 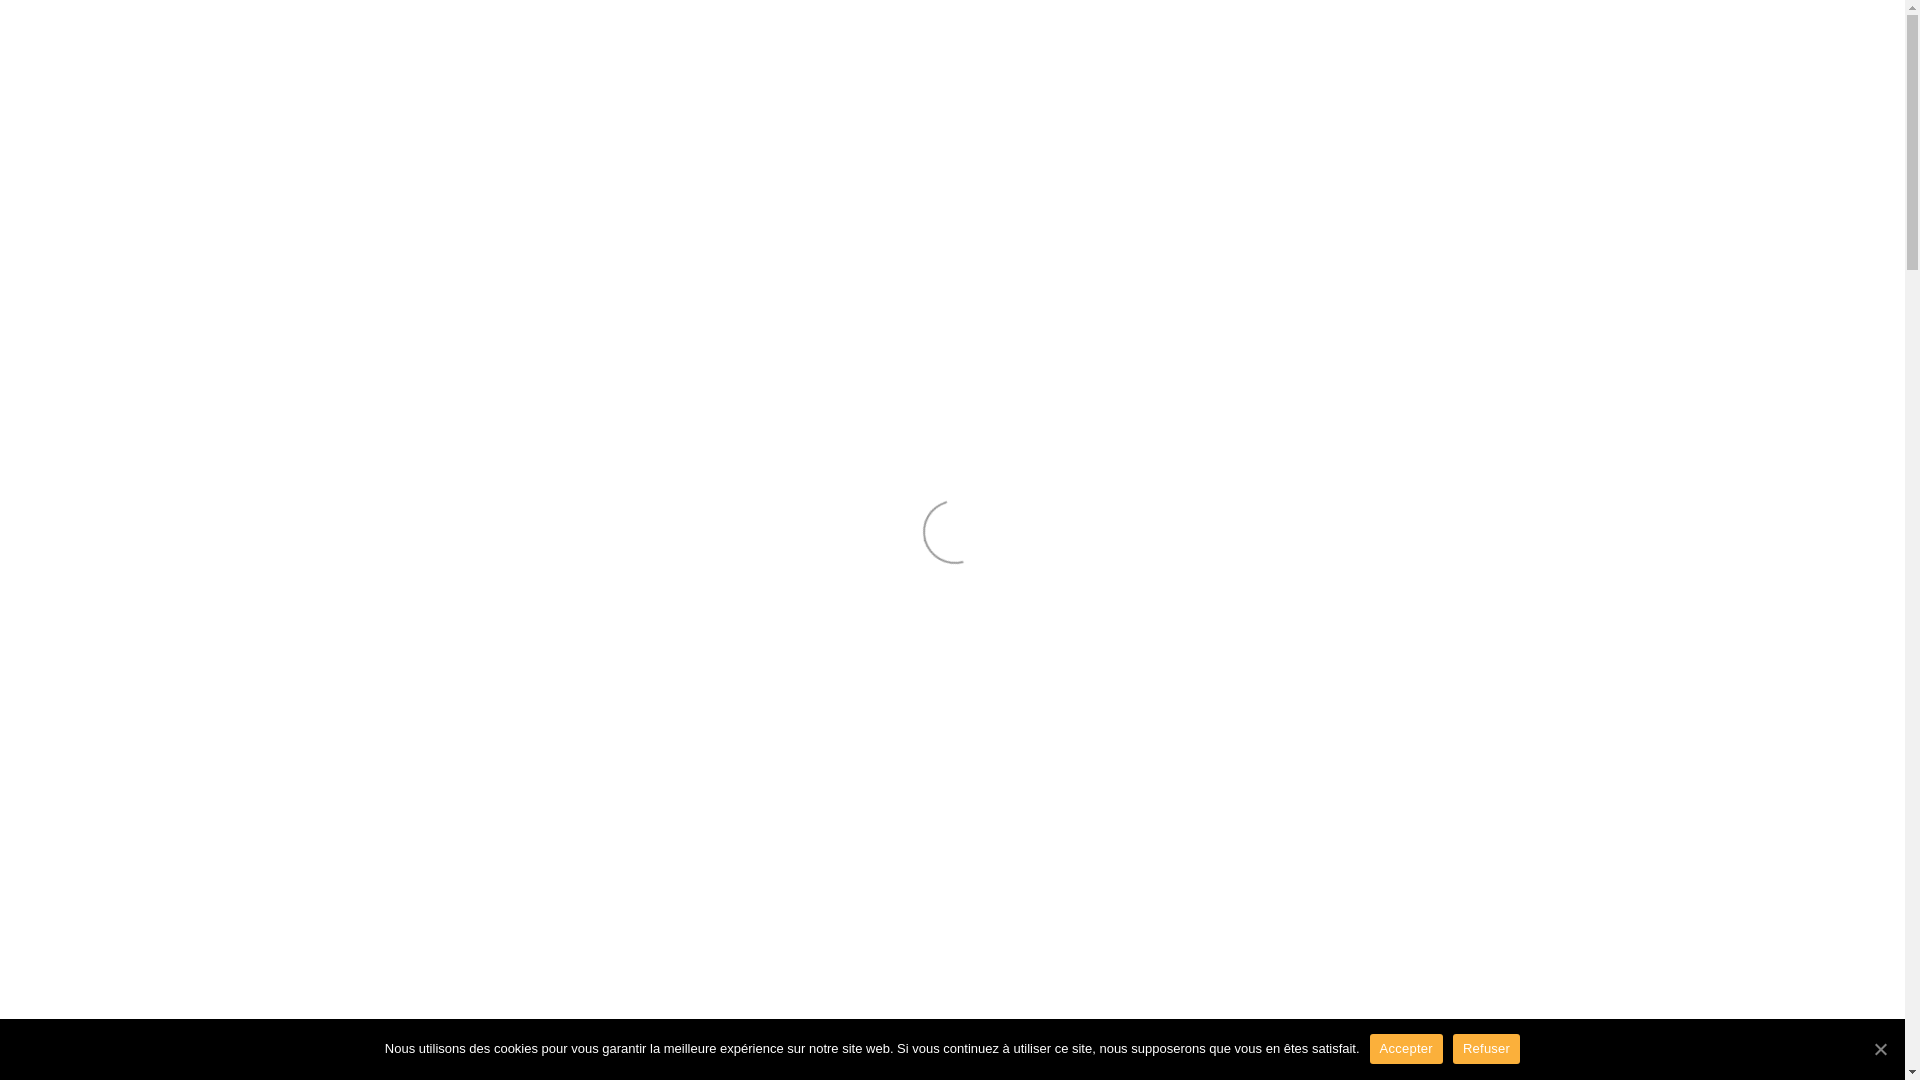 I want to click on 'Refuser', so click(x=1486, y=1048).